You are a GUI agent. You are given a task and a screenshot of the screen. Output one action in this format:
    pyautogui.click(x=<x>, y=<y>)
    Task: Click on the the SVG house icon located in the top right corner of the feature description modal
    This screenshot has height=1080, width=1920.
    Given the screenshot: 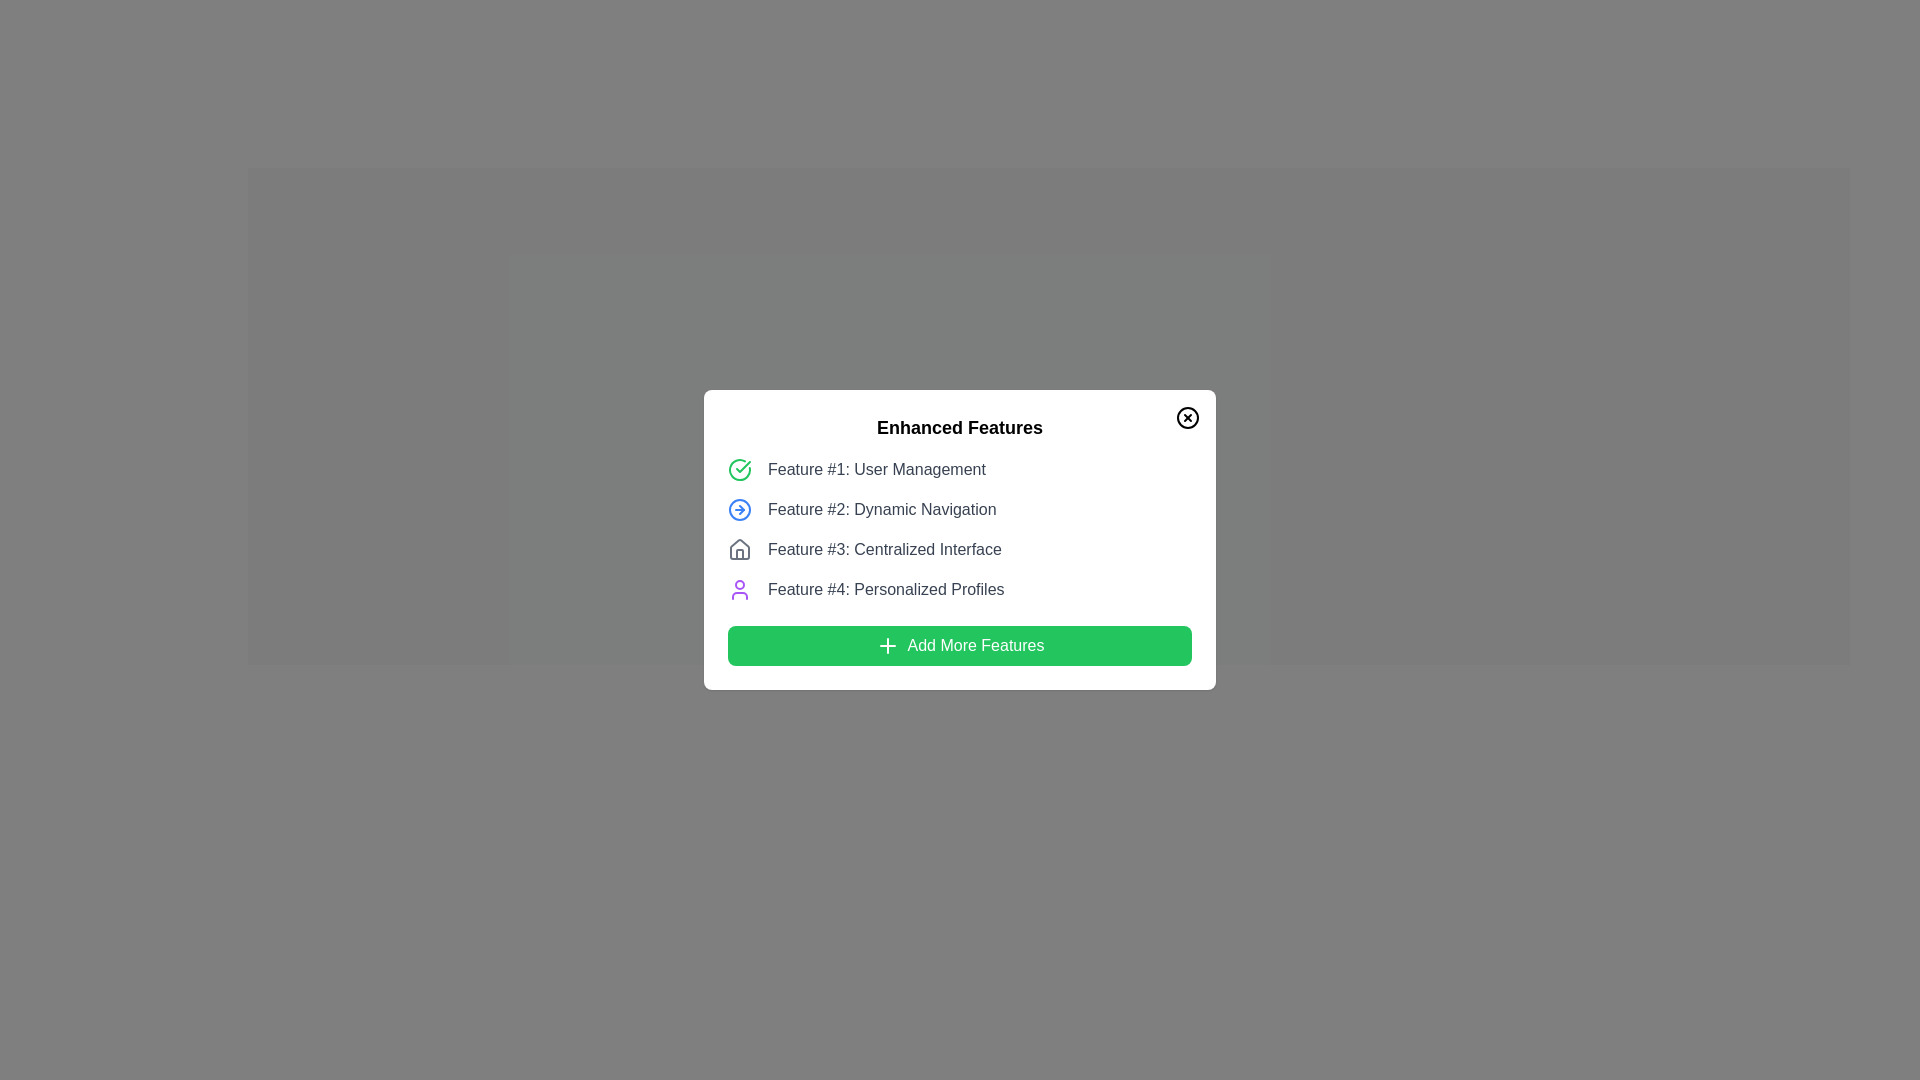 What is the action you would take?
    pyautogui.click(x=738, y=548)
    